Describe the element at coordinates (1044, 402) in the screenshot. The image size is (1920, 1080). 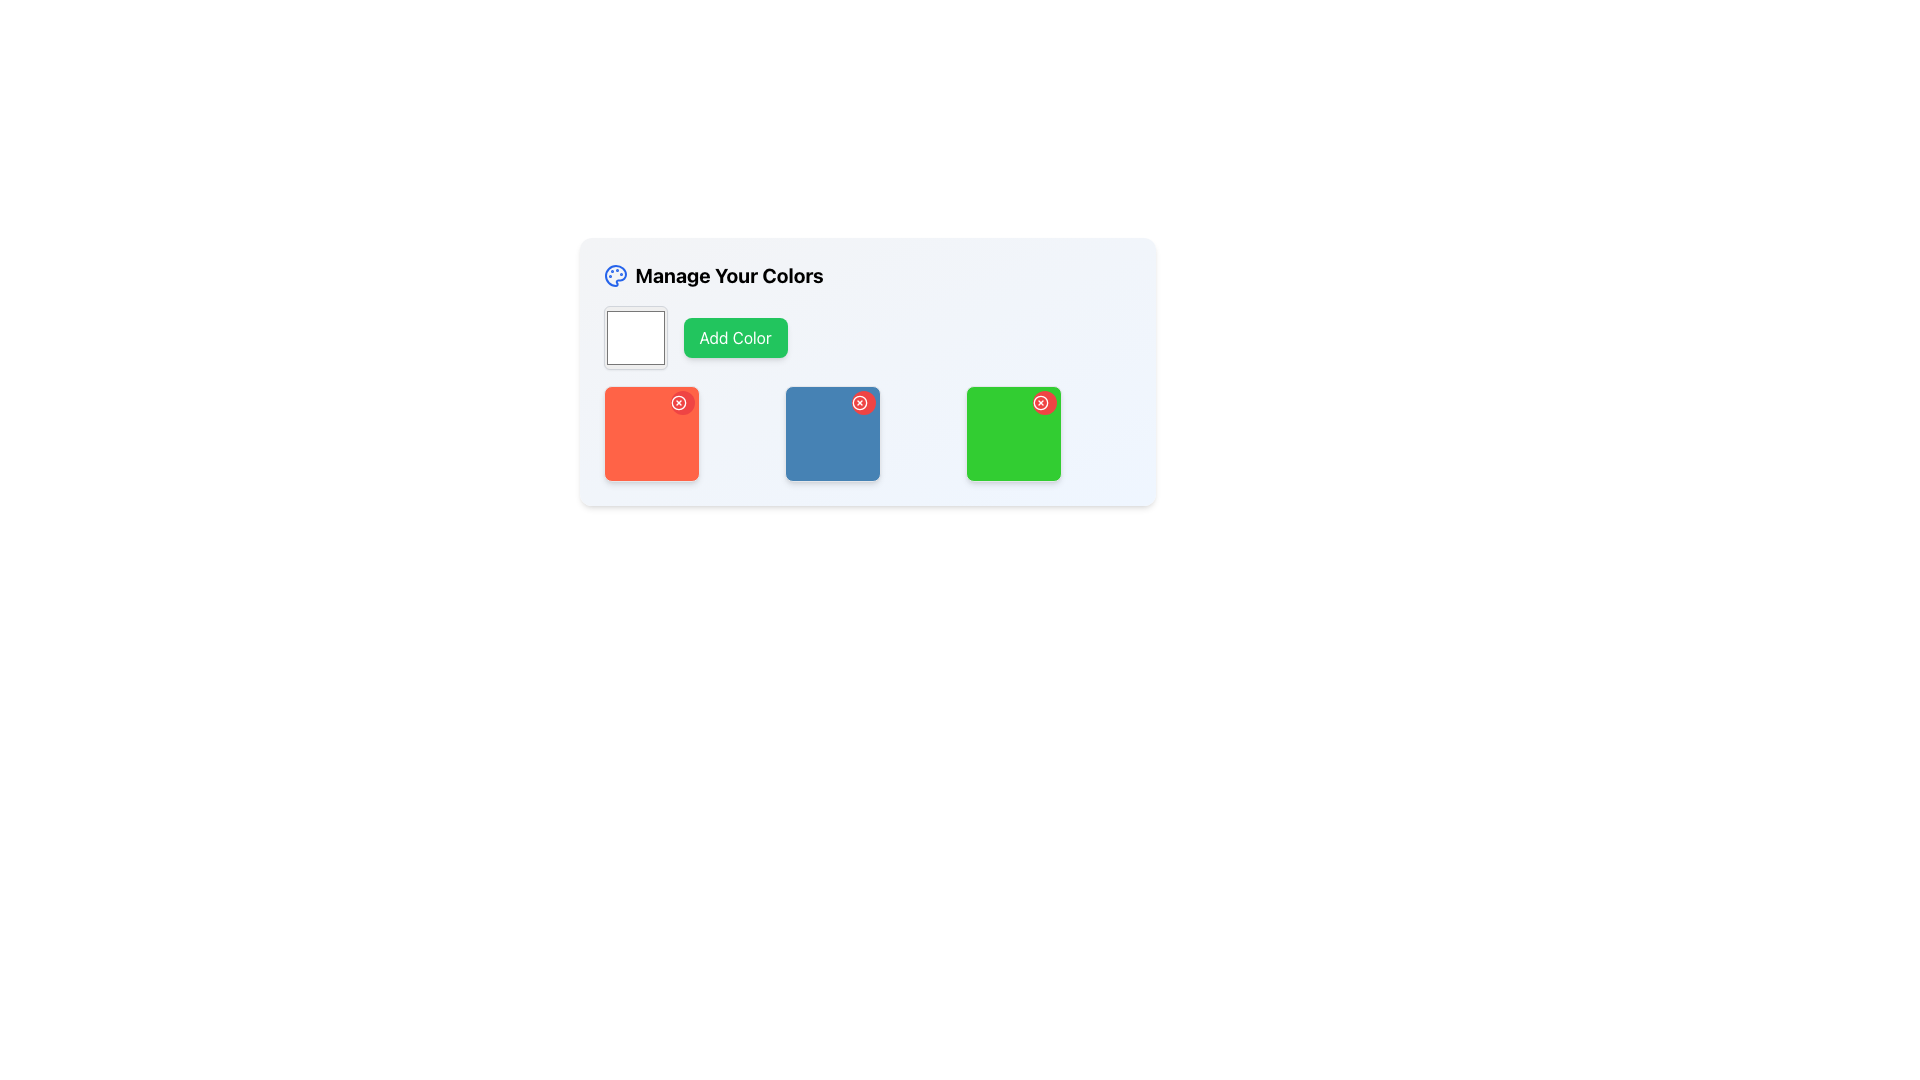
I see `the delete or close button located in the top-right corner of the green square card, which is the third card from the left` at that location.